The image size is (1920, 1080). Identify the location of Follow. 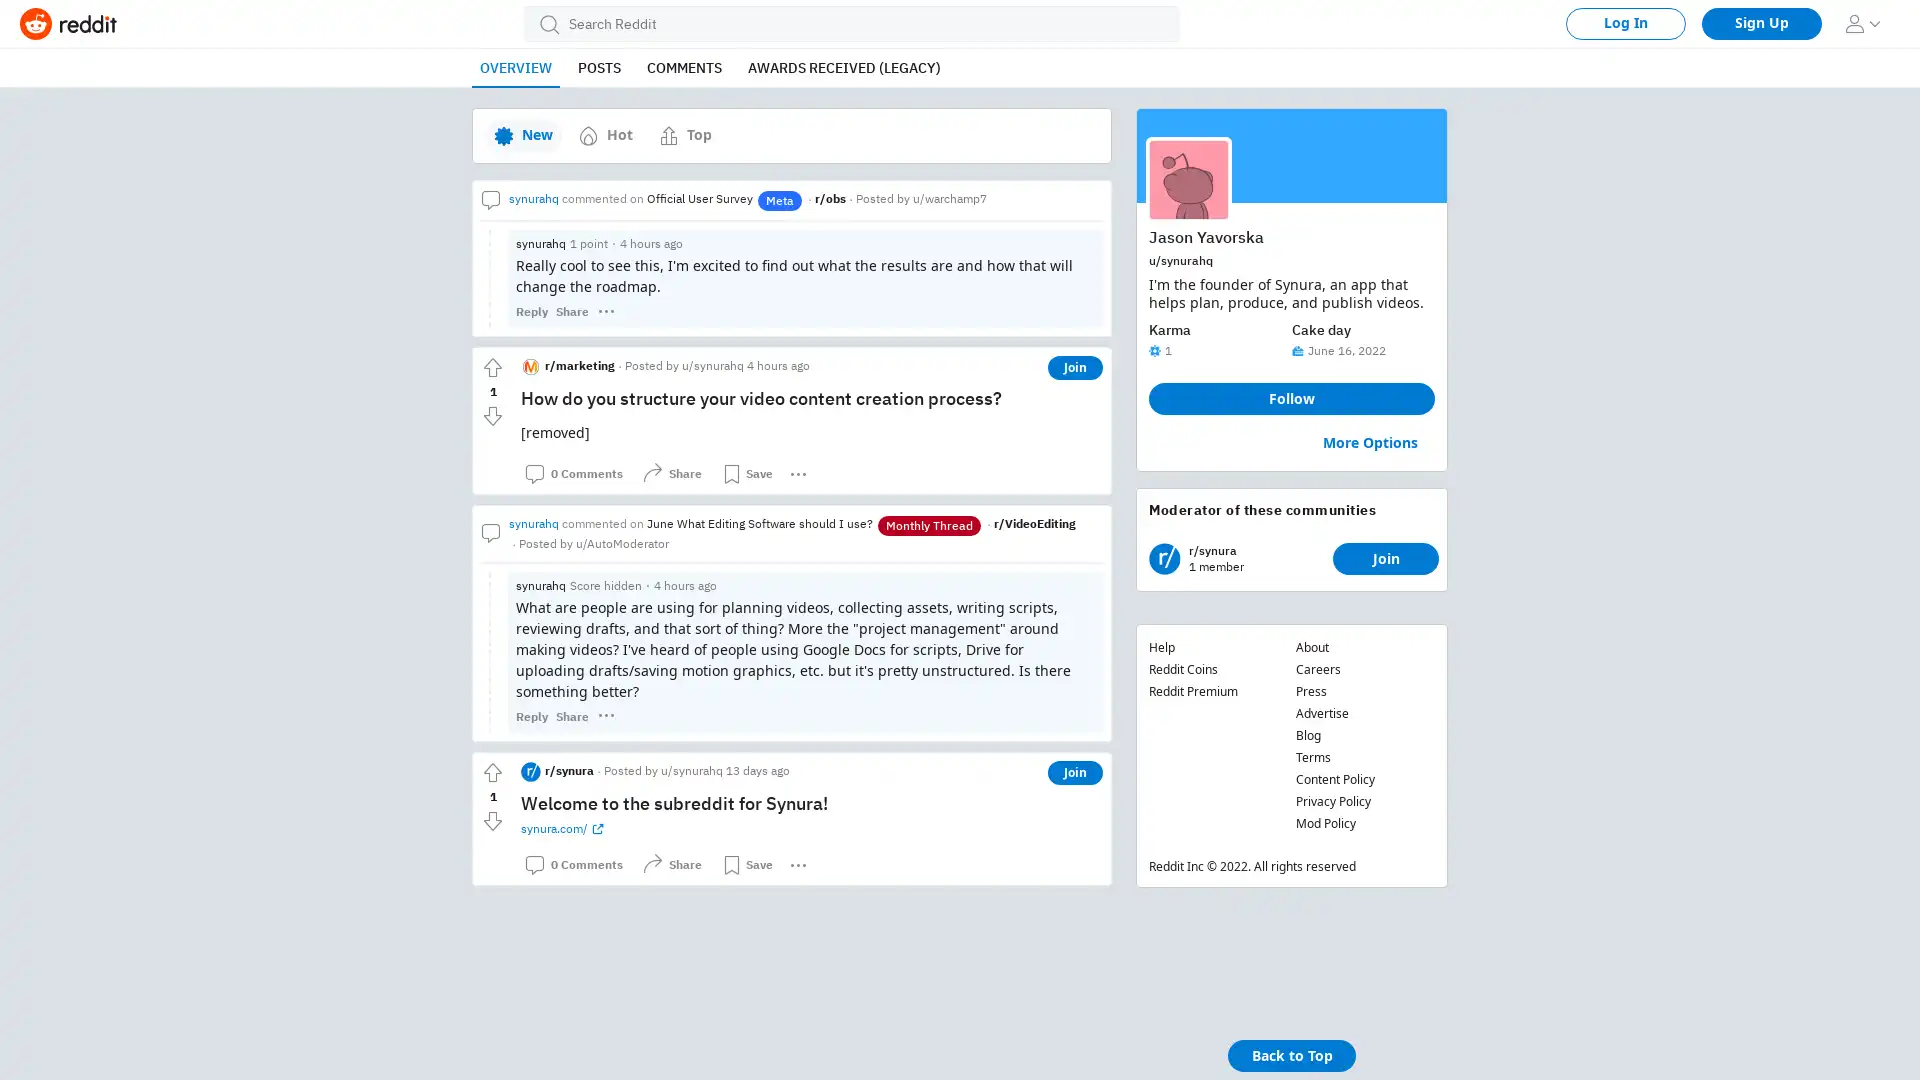
(1291, 398).